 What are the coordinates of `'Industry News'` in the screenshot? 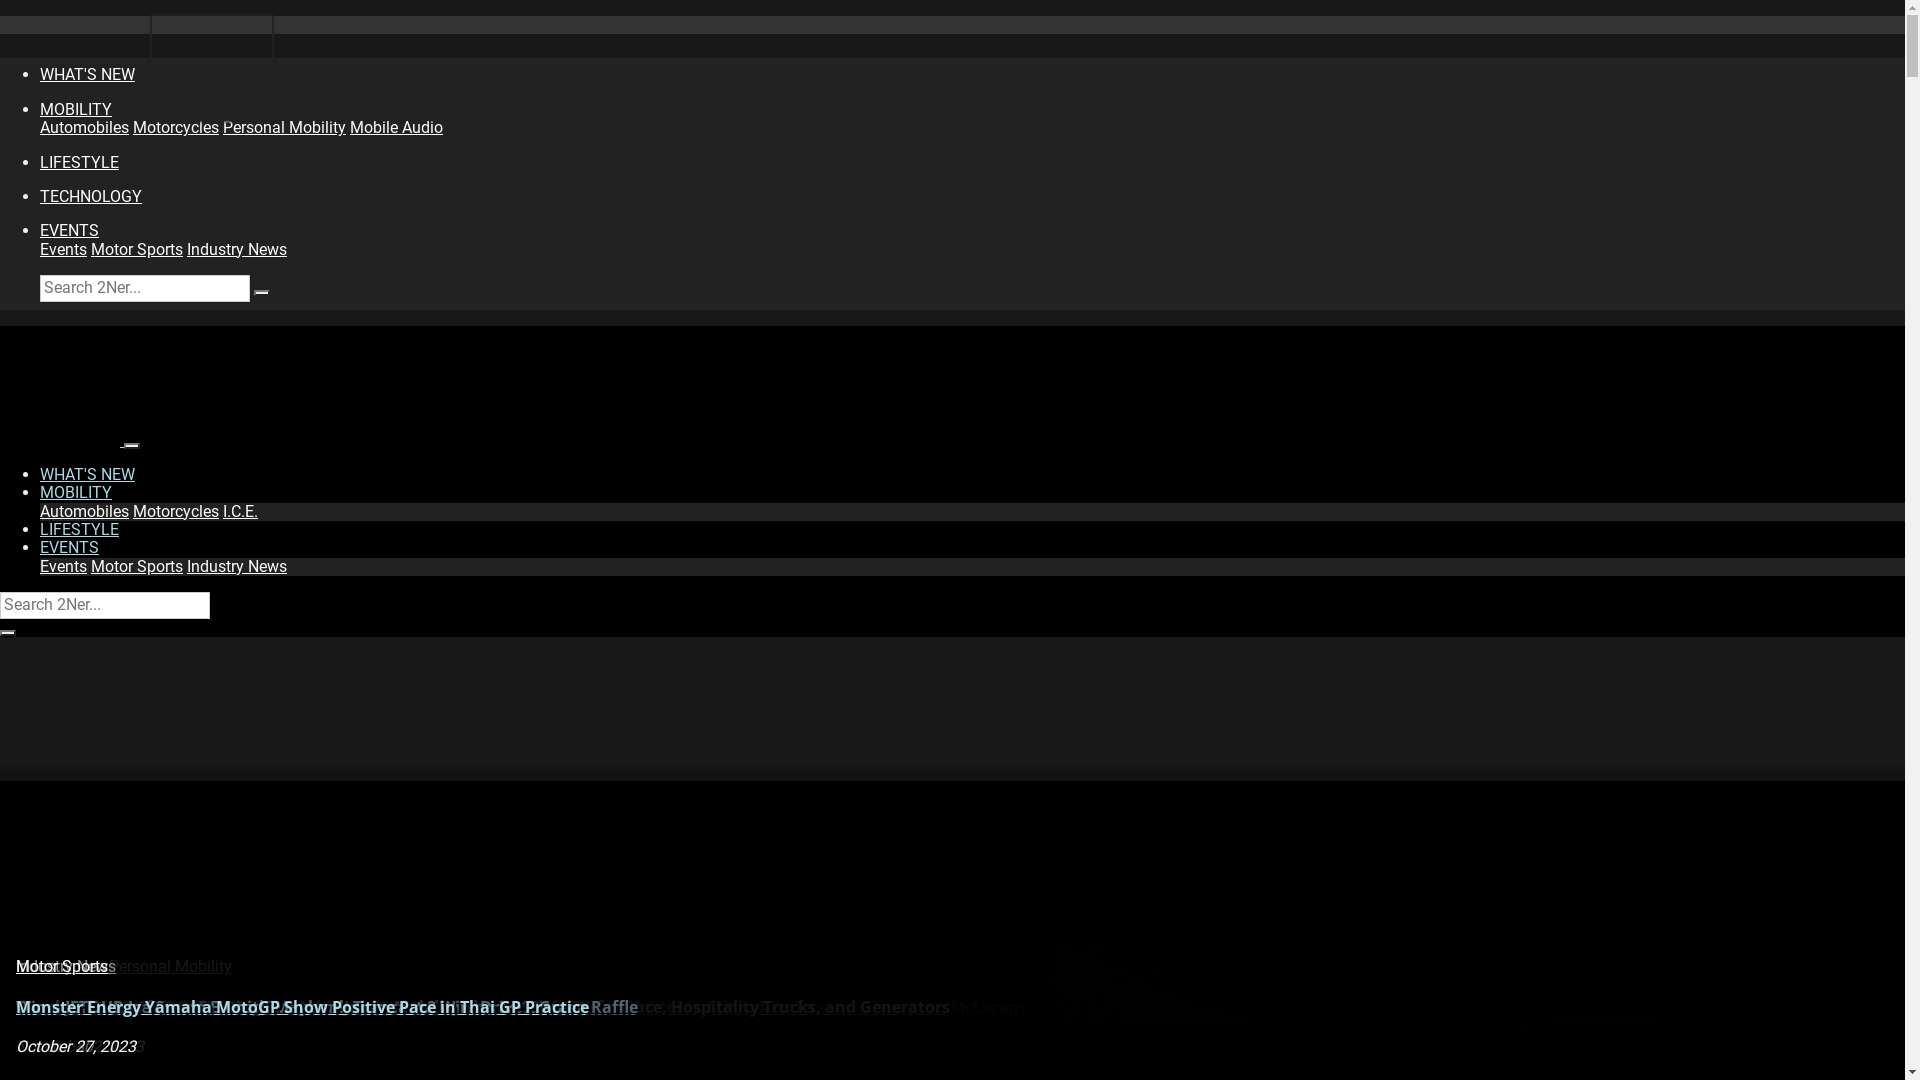 It's located at (236, 248).